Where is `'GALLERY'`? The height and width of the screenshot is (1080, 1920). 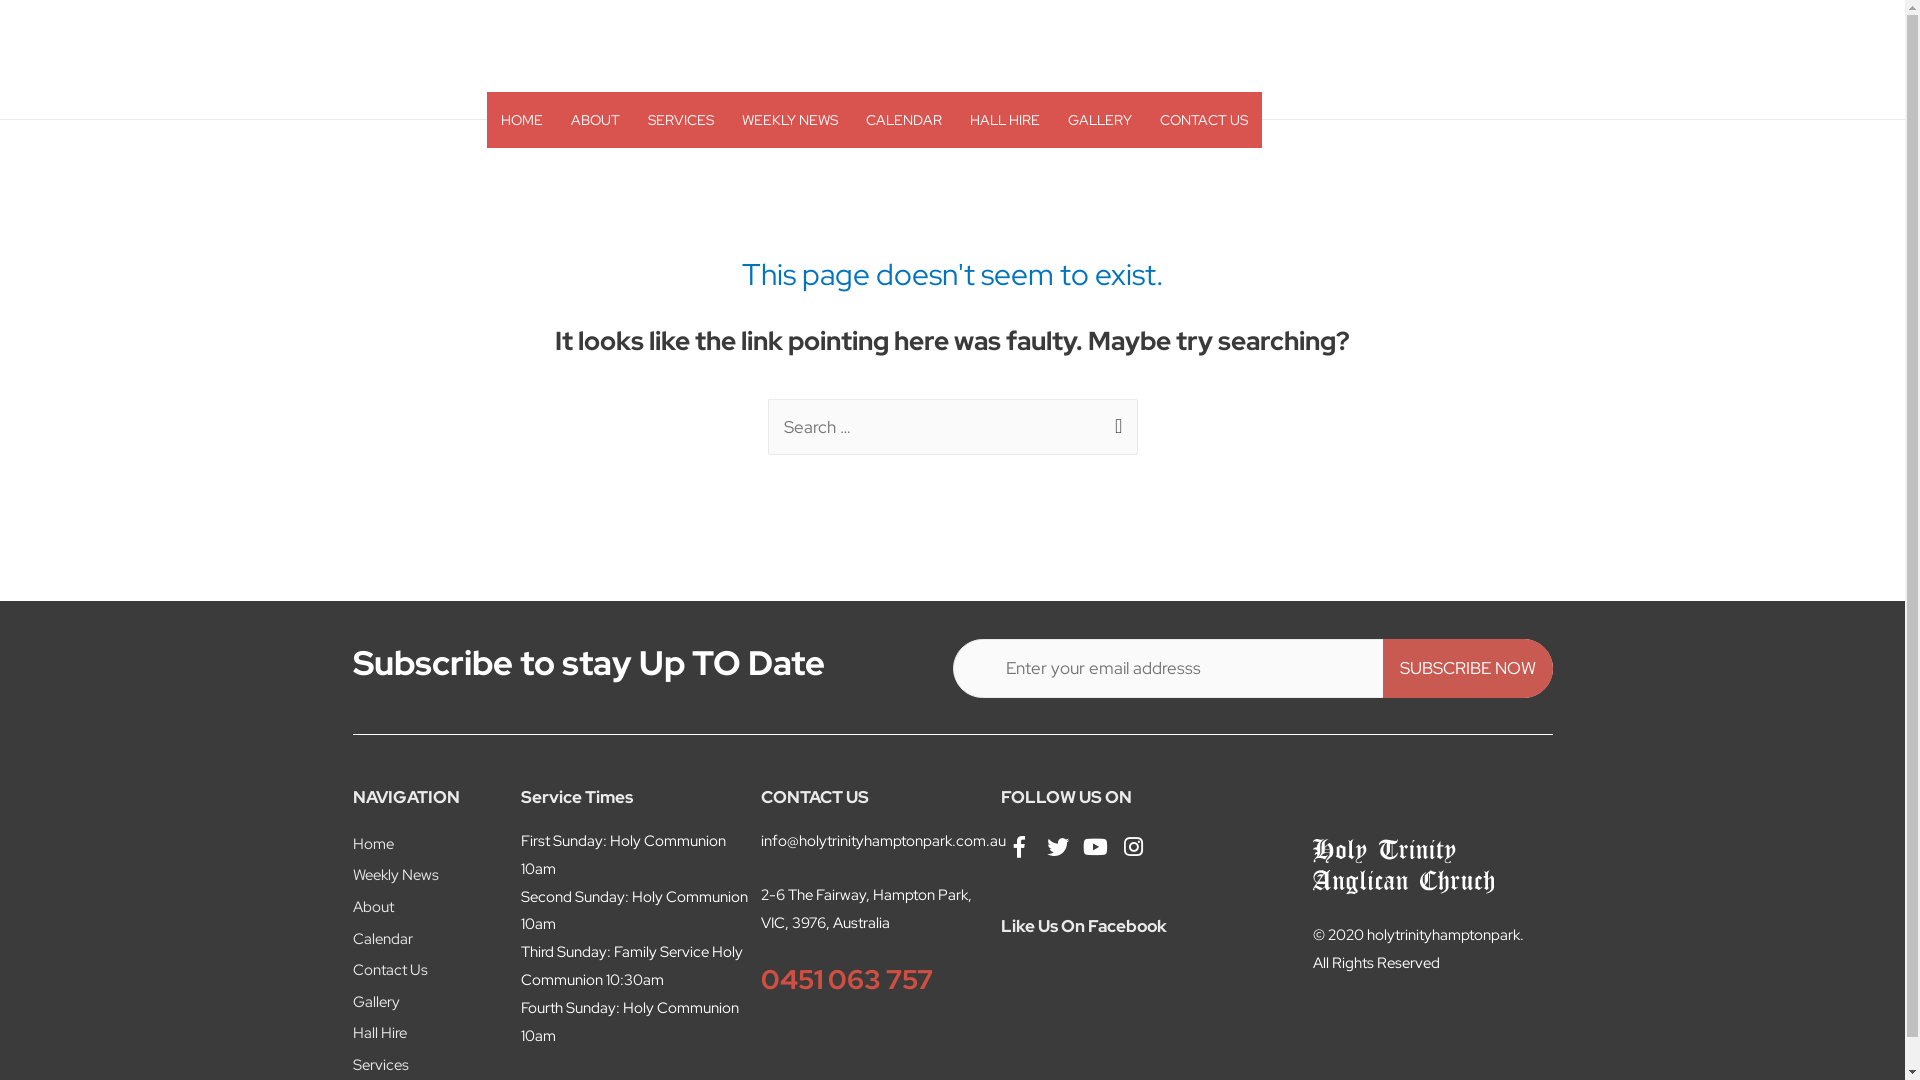 'GALLERY' is located at coordinates (1098, 119).